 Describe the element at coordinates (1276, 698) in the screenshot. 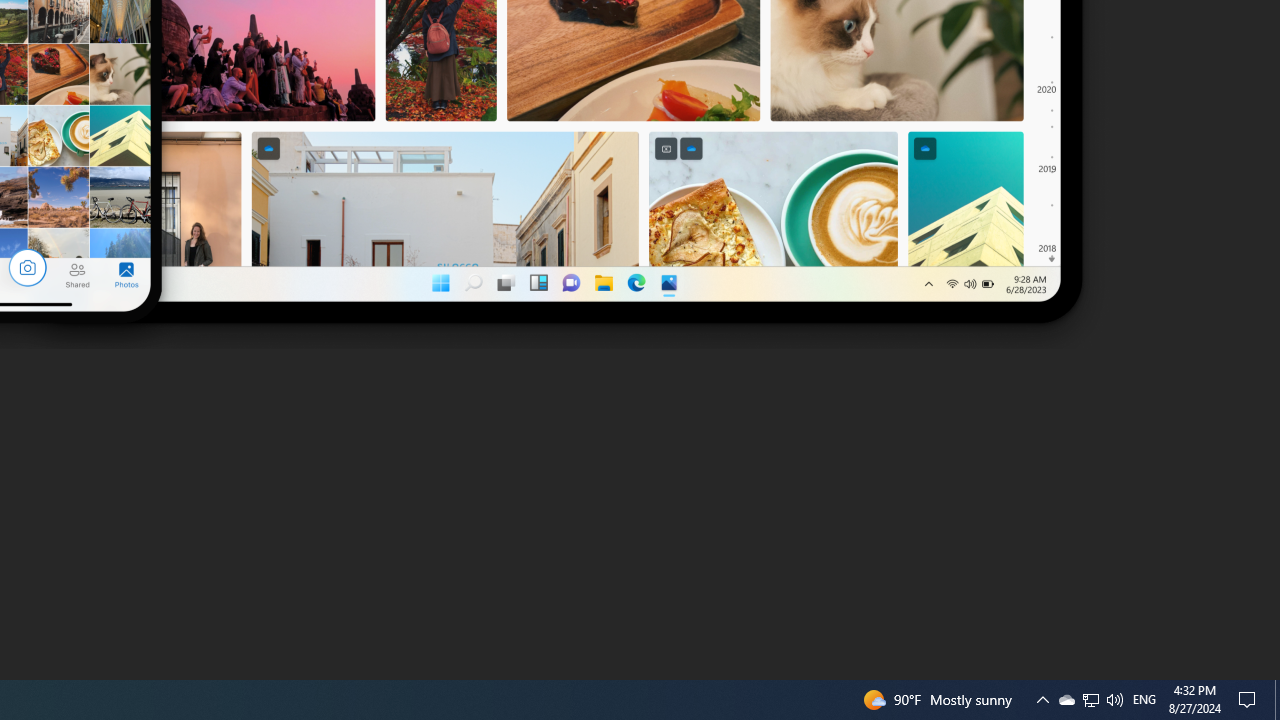

I see `'Show desktop'` at that location.